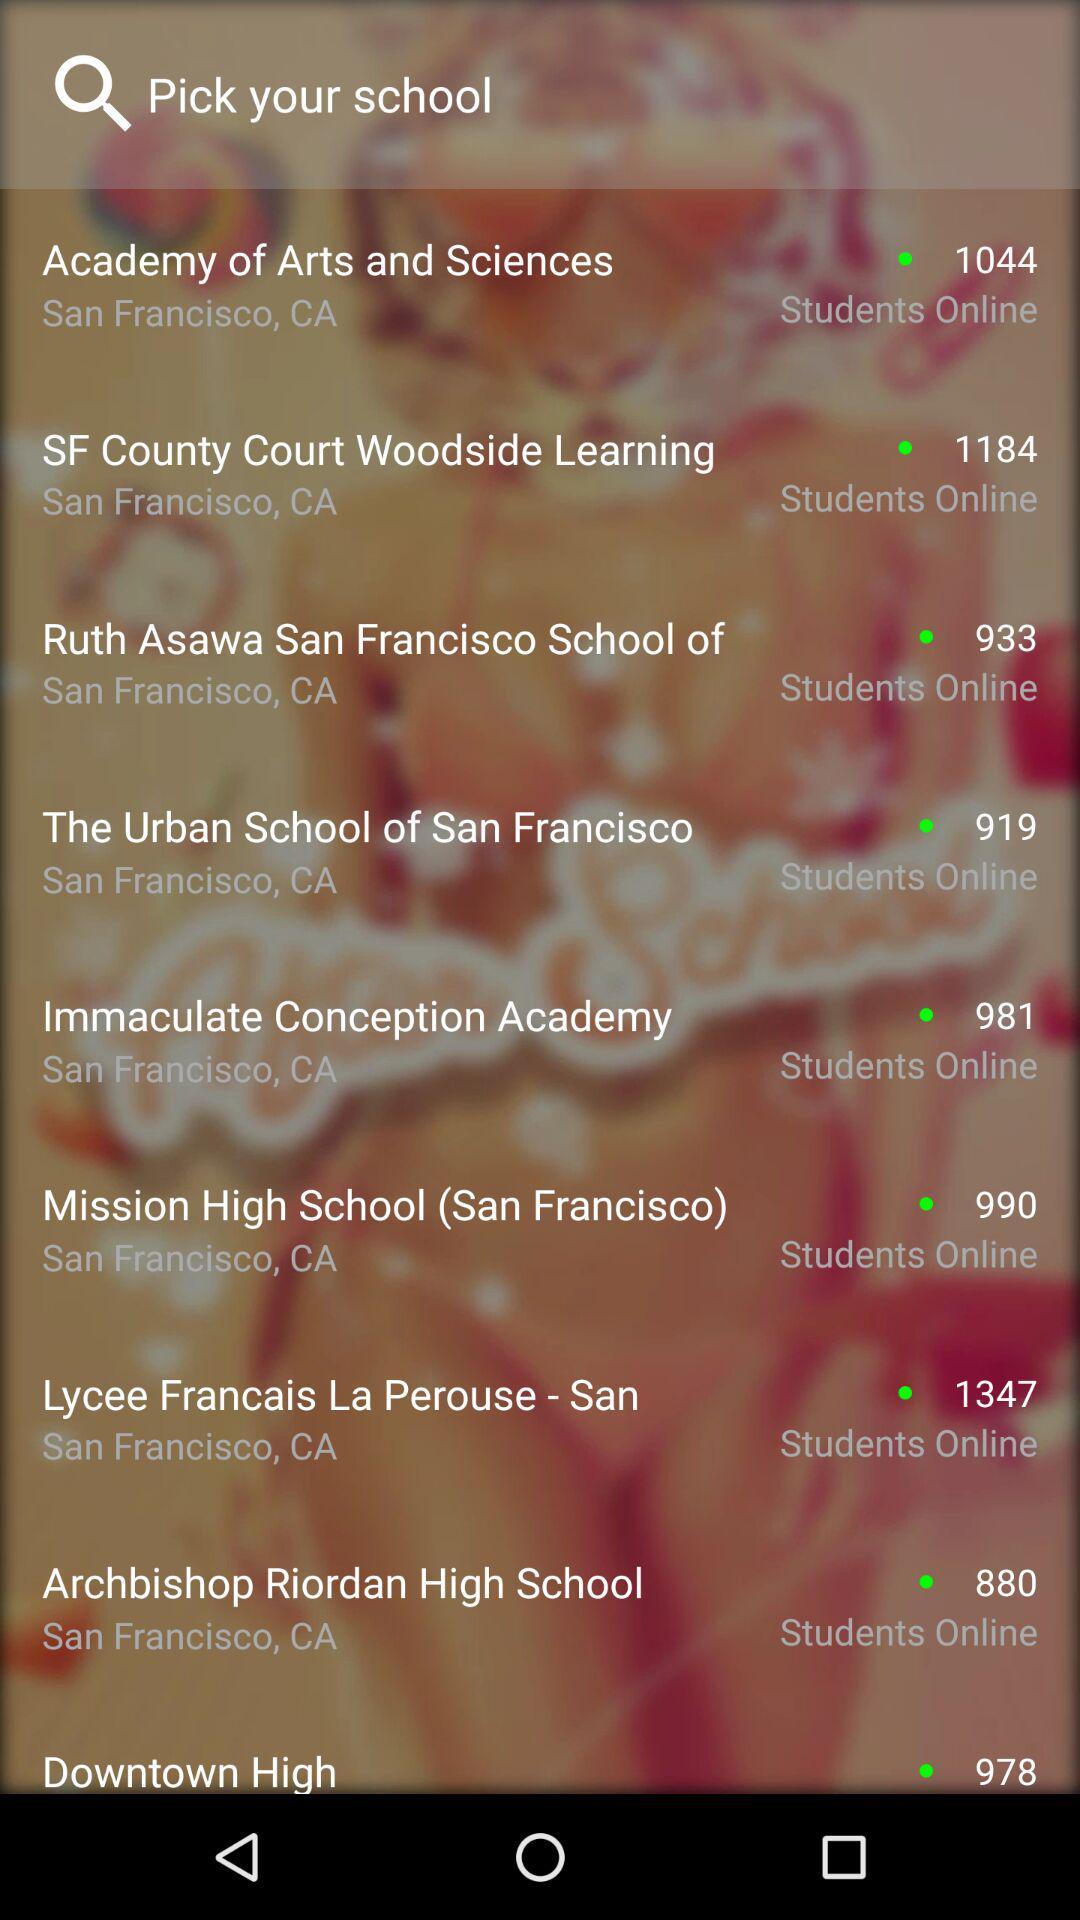  I want to click on search option, so click(591, 93).